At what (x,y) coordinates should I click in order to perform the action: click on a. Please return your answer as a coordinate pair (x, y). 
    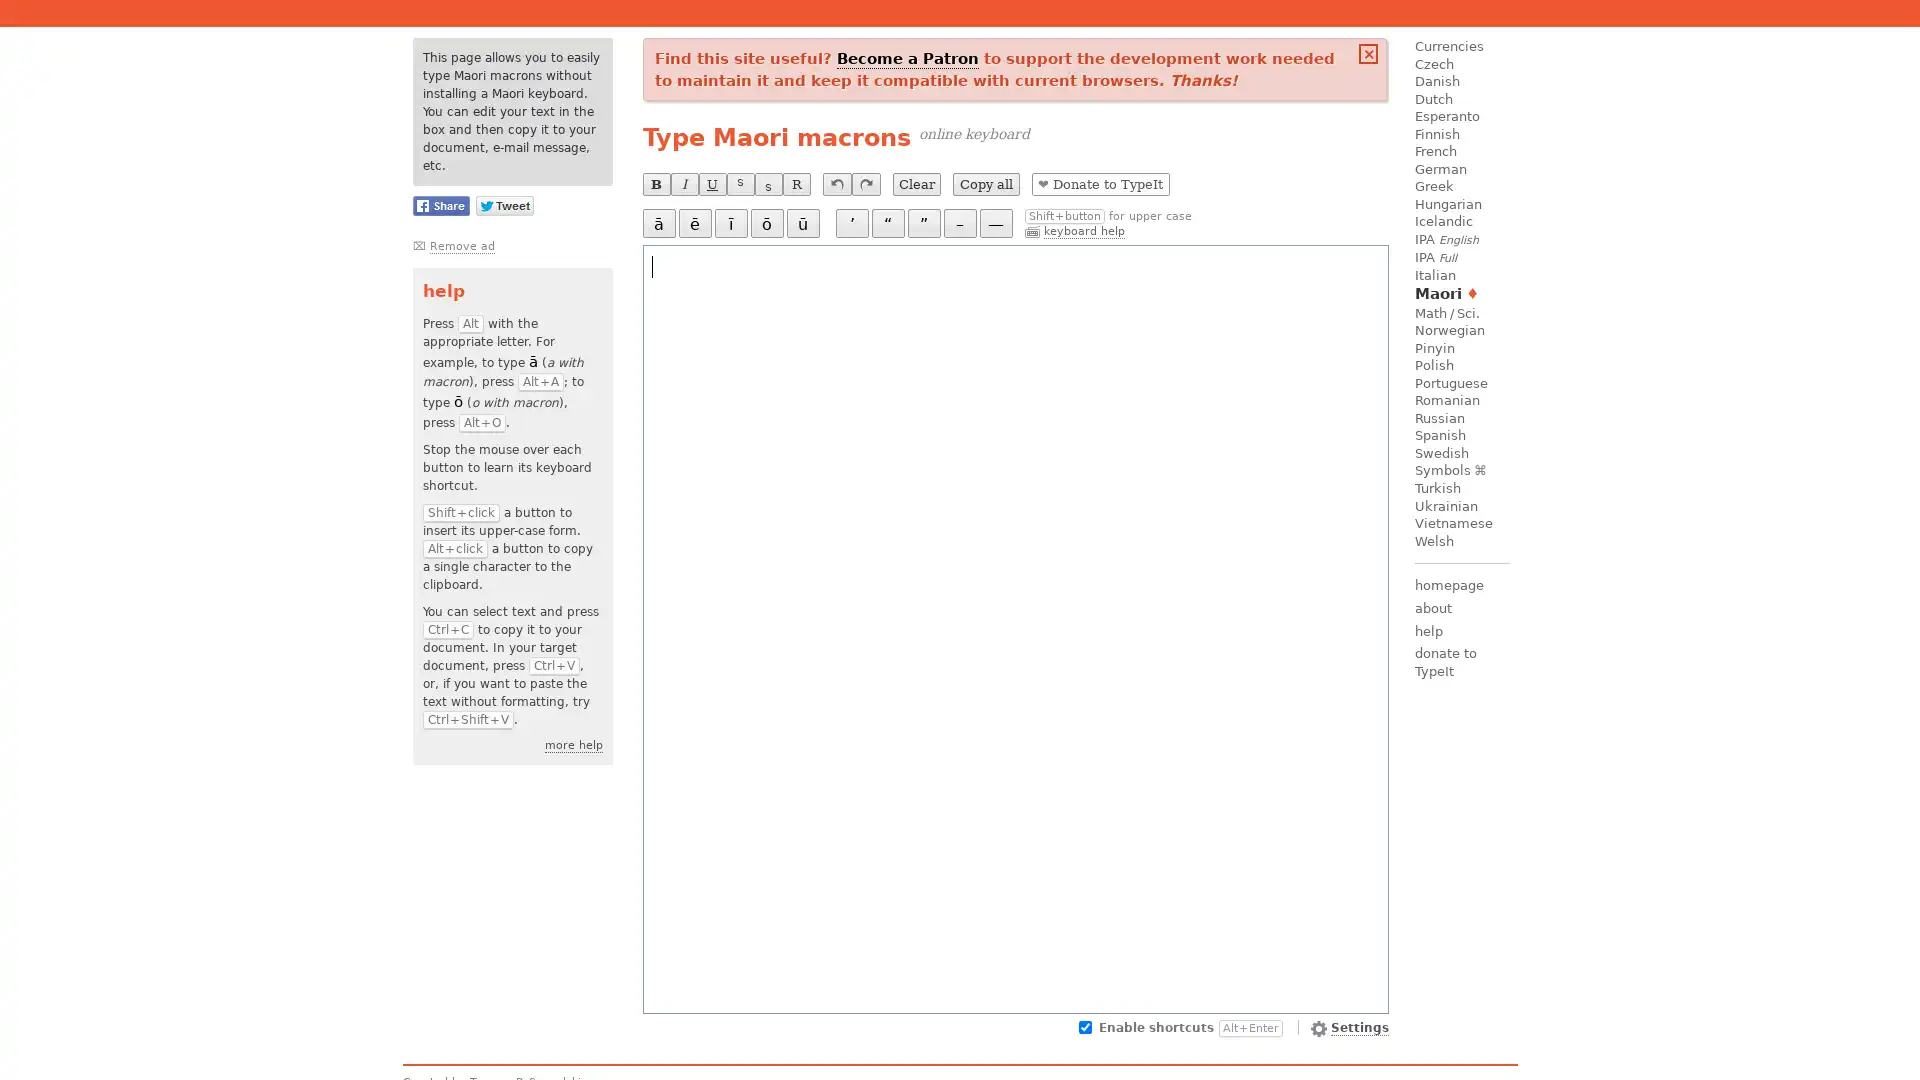
    Looking at the image, I should click on (658, 223).